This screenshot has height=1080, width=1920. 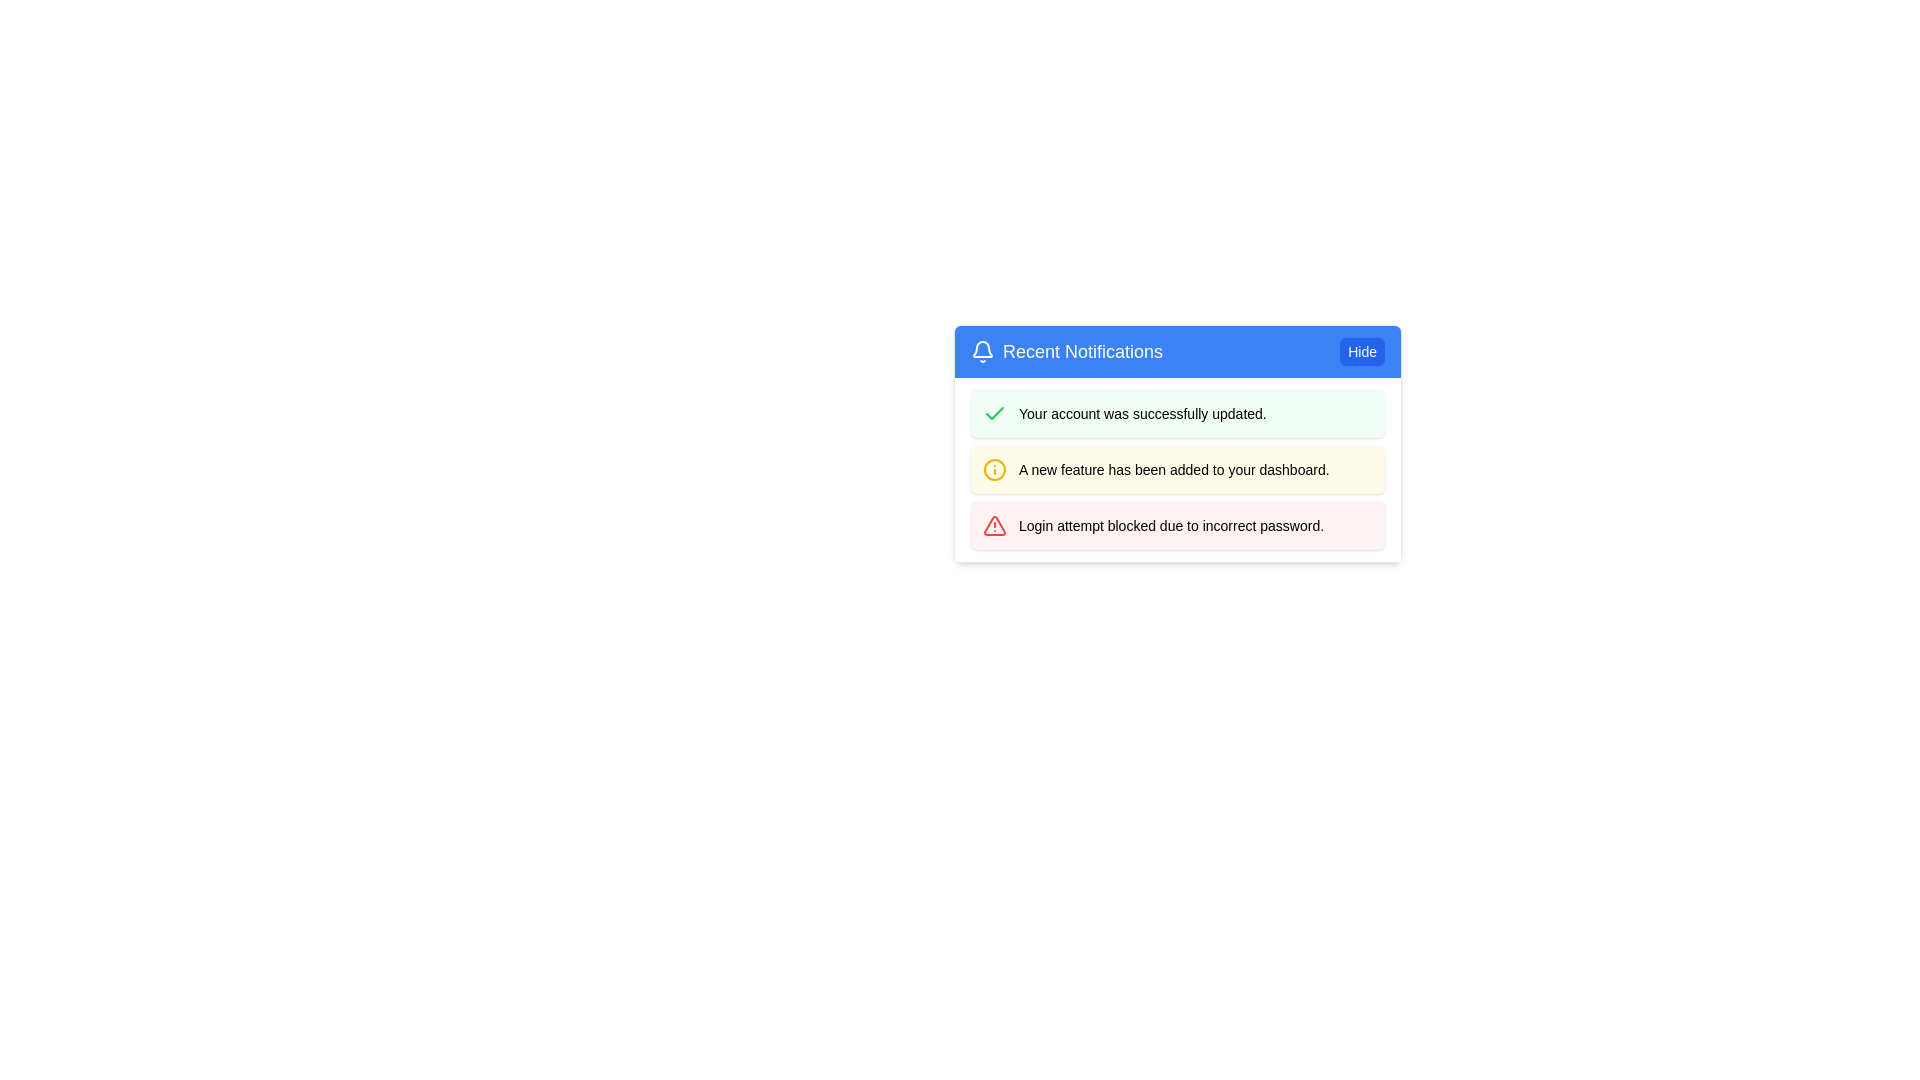 What do you see at coordinates (1174, 470) in the screenshot?
I see `the text label that reads 'A new feature has been added to your dashboard.' which is styled with a small font size on a yellow background and located in the second notification row, to the right of a circular alert icon` at bounding box center [1174, 470].